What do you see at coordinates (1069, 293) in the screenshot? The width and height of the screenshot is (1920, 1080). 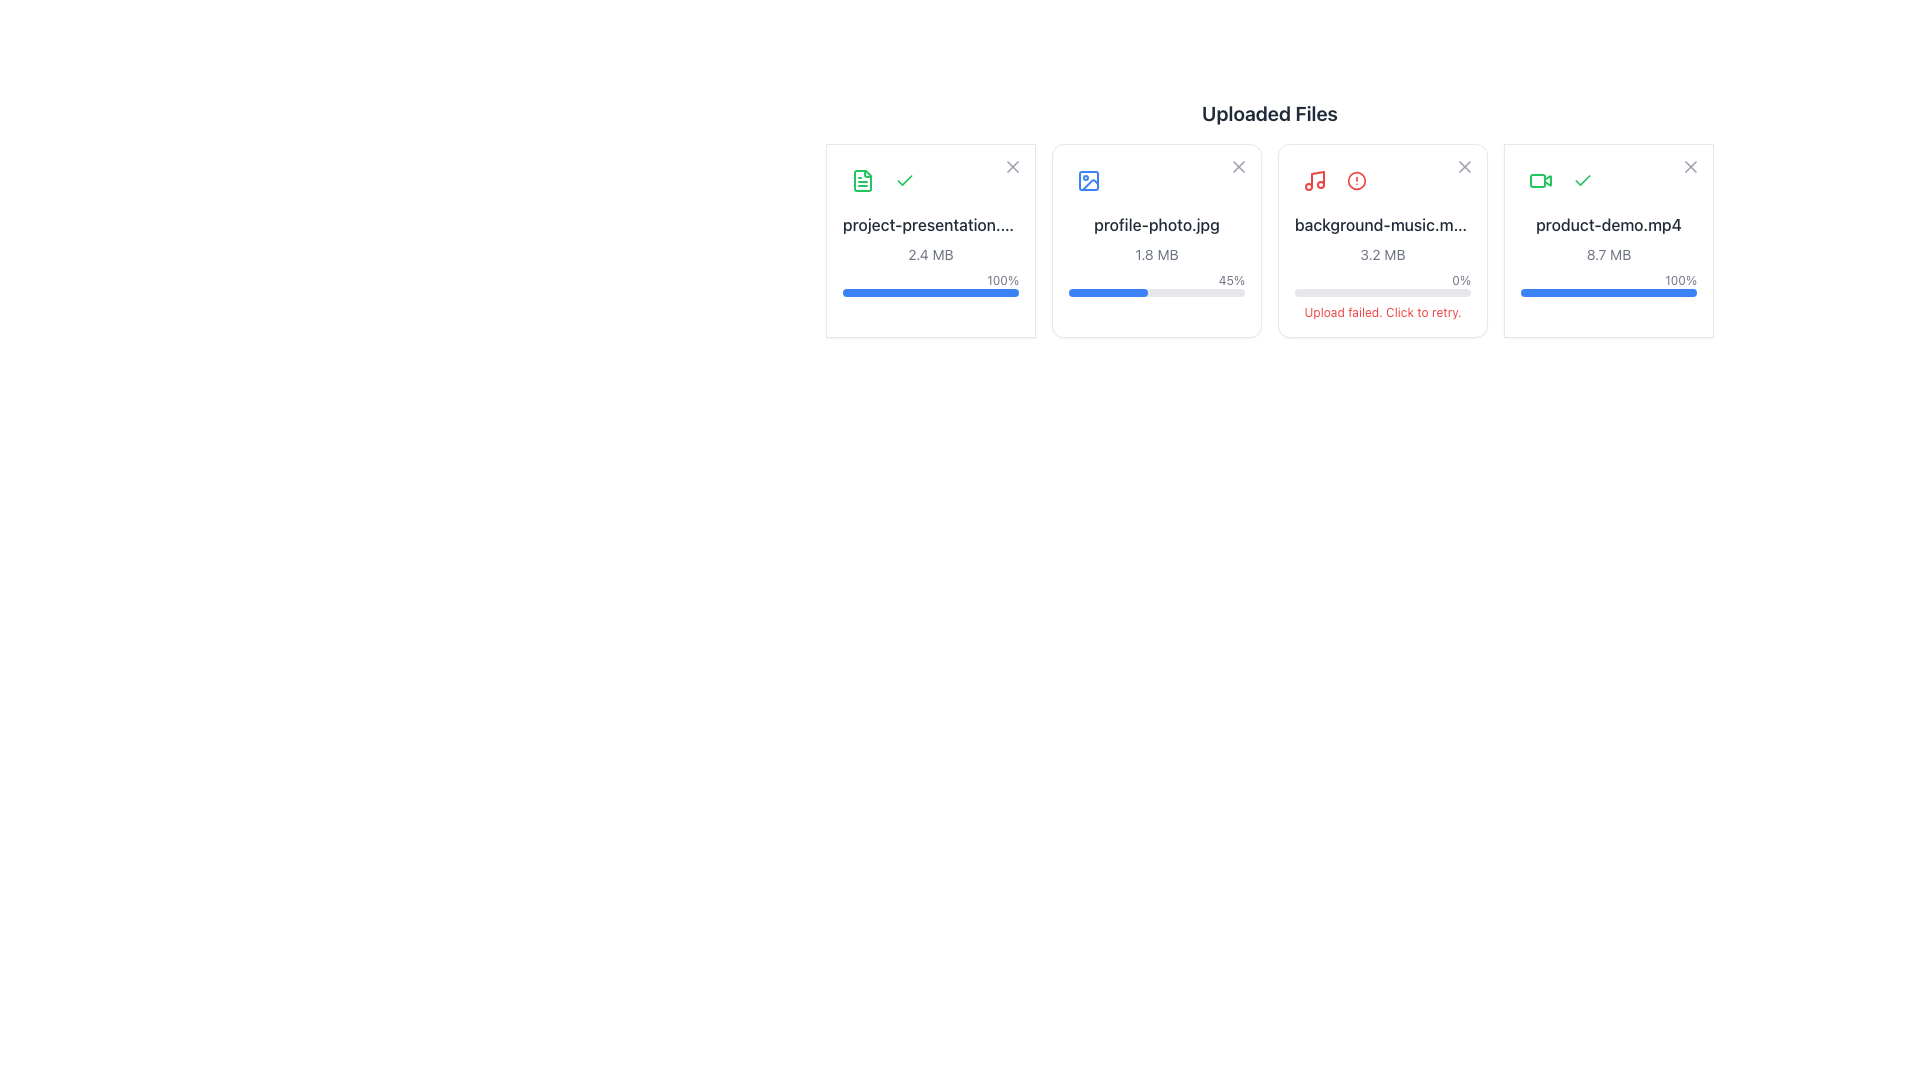 I see `progress bar value` at bounding box center [1069, 293].